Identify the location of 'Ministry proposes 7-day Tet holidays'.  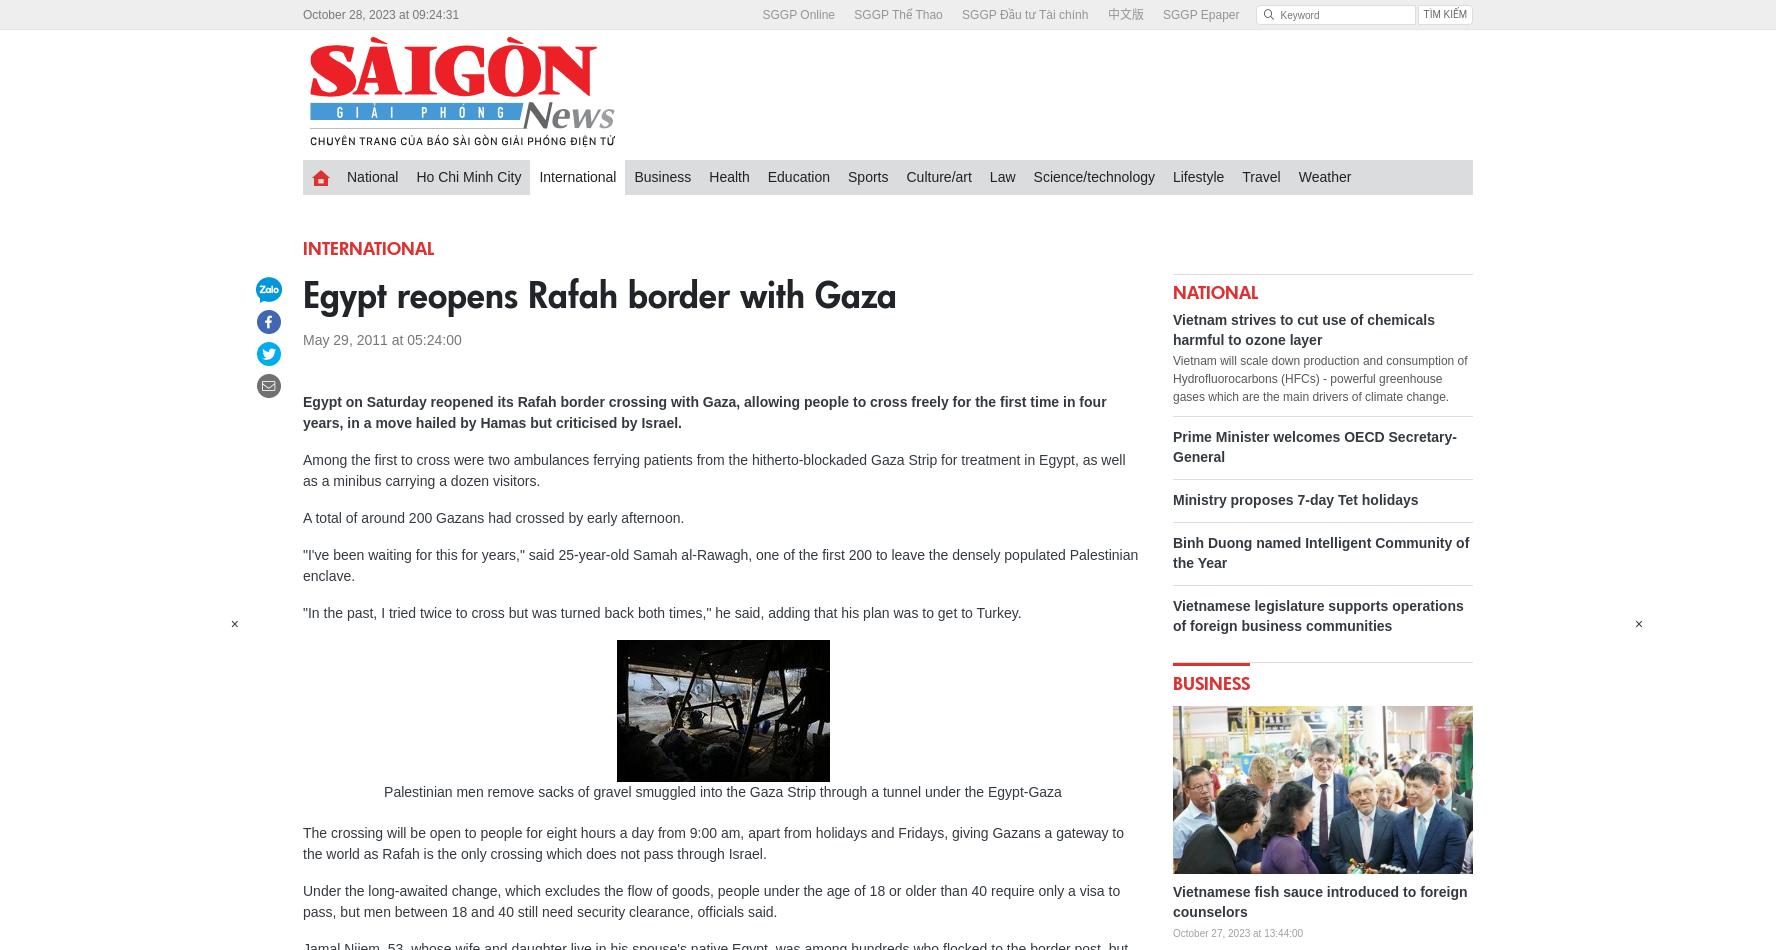
(1173, 499).